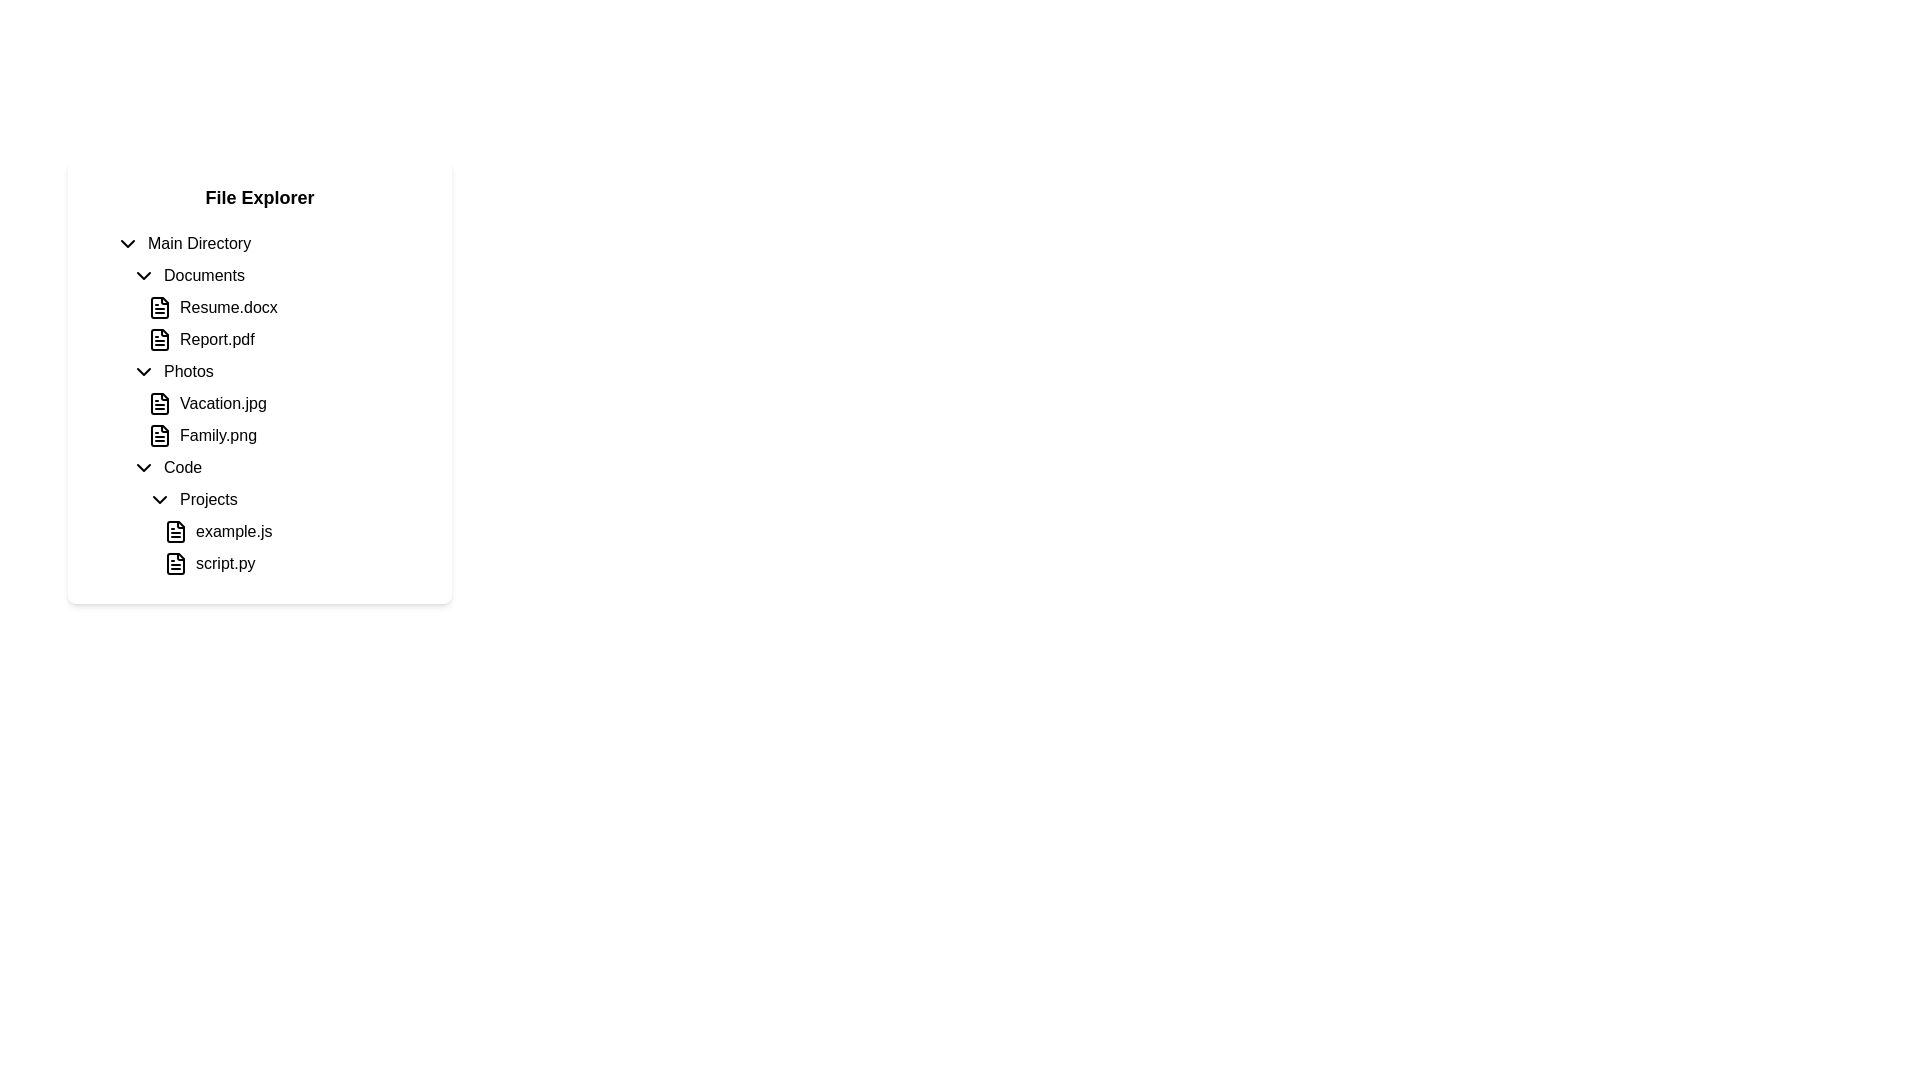  What do you see at coordinates (267, 242) in the screenshot?
I see `the 'Main Directory' expandable list item` at bounding box center [267, 242].